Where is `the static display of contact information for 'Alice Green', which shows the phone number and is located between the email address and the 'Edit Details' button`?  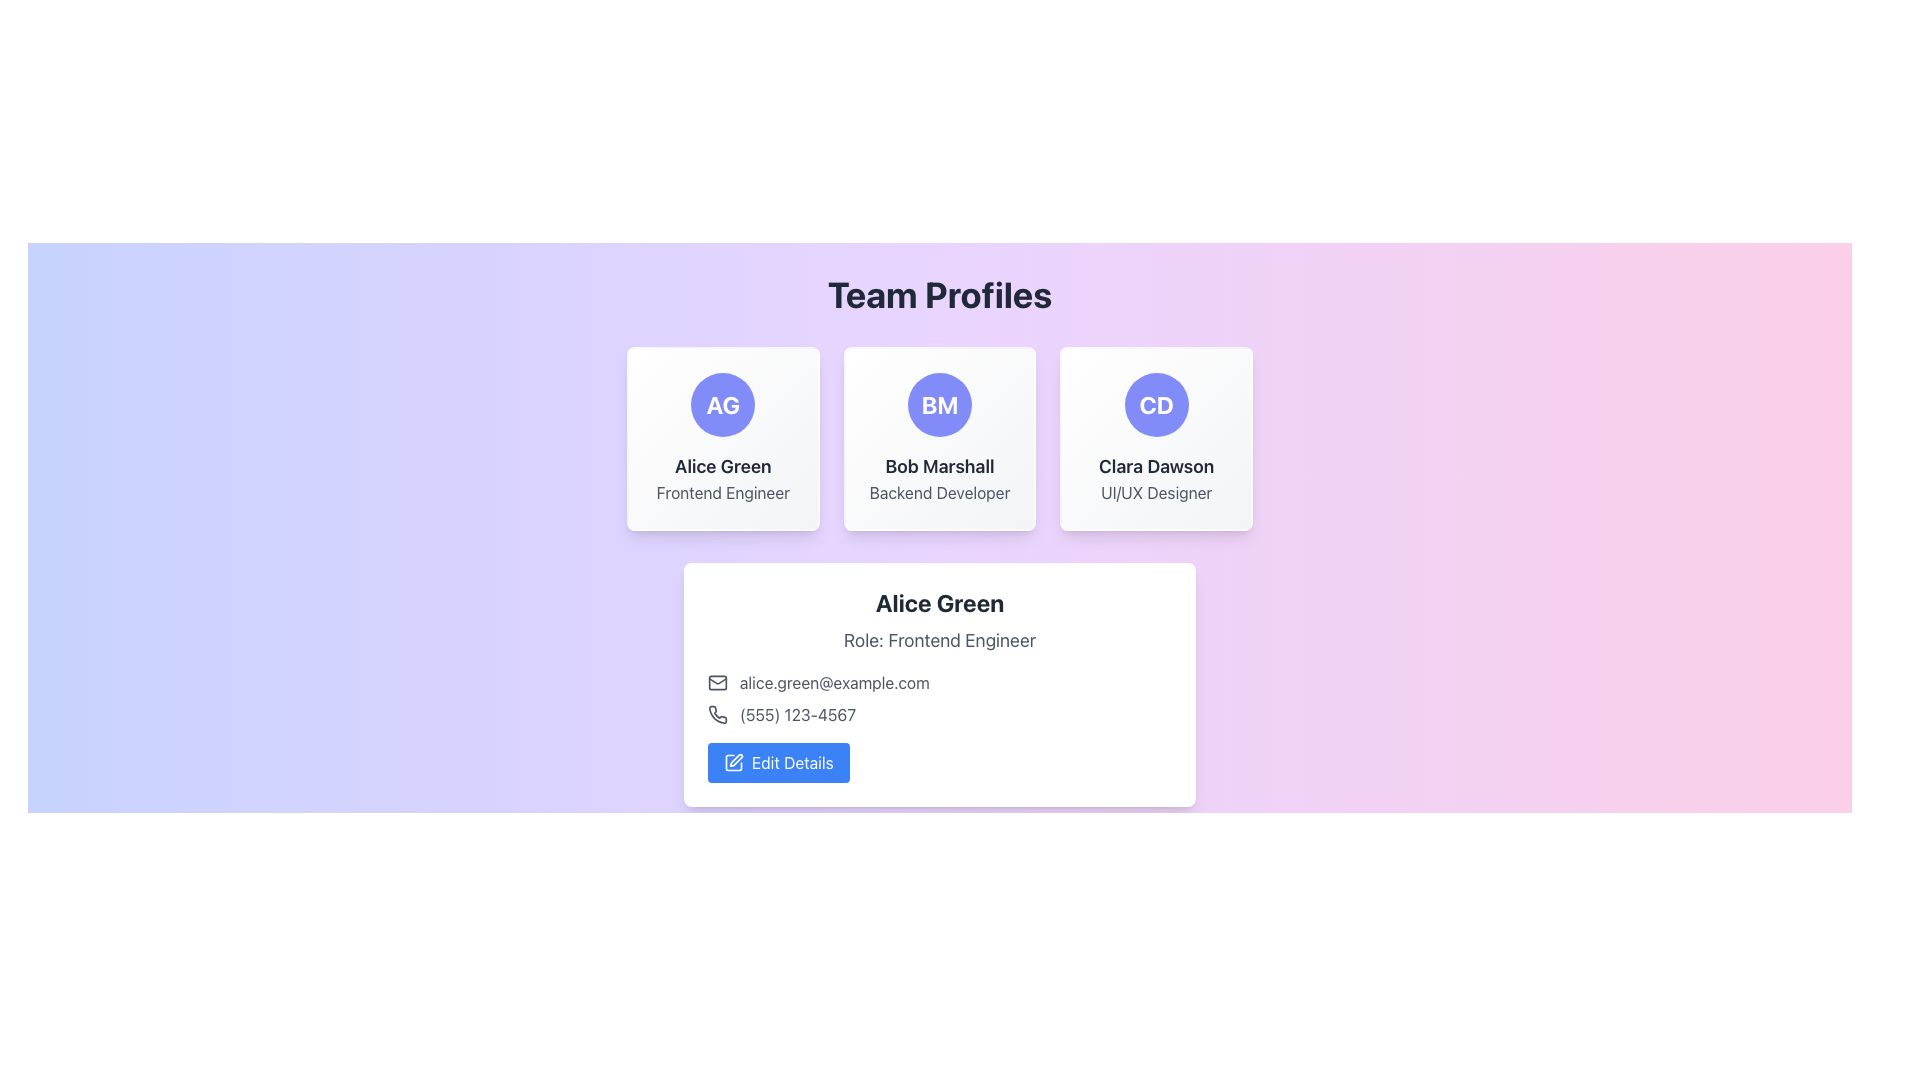
the static display of contact information for 'Alice Green', which shows the phone number and is located between the email address and the 'Edit Details' button is located at coordinates (939, 713).